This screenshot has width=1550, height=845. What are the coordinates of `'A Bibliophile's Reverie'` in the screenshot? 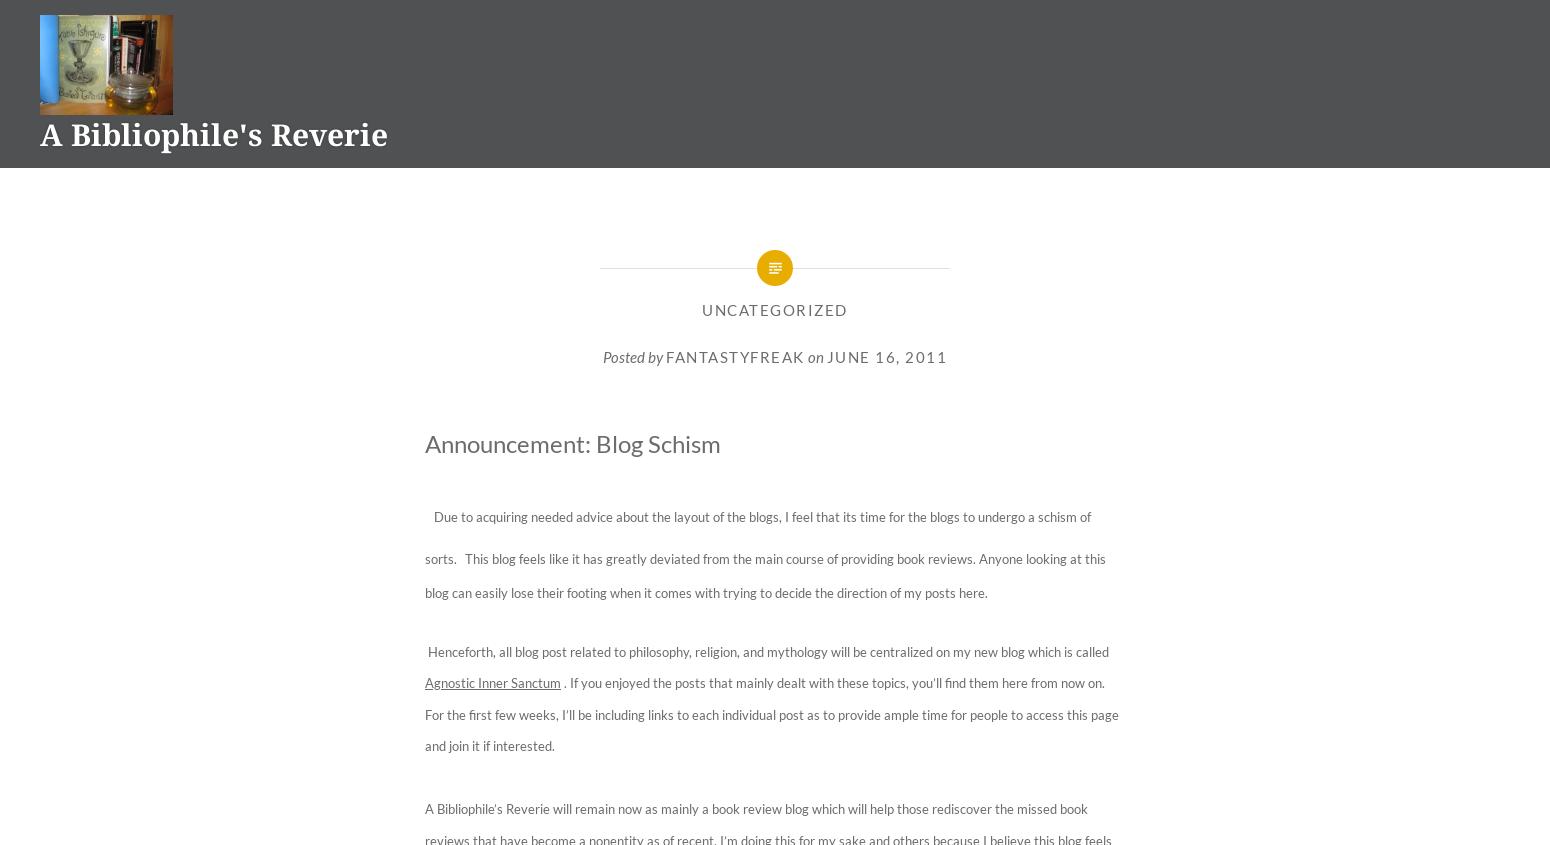 It's located at (213, 134).